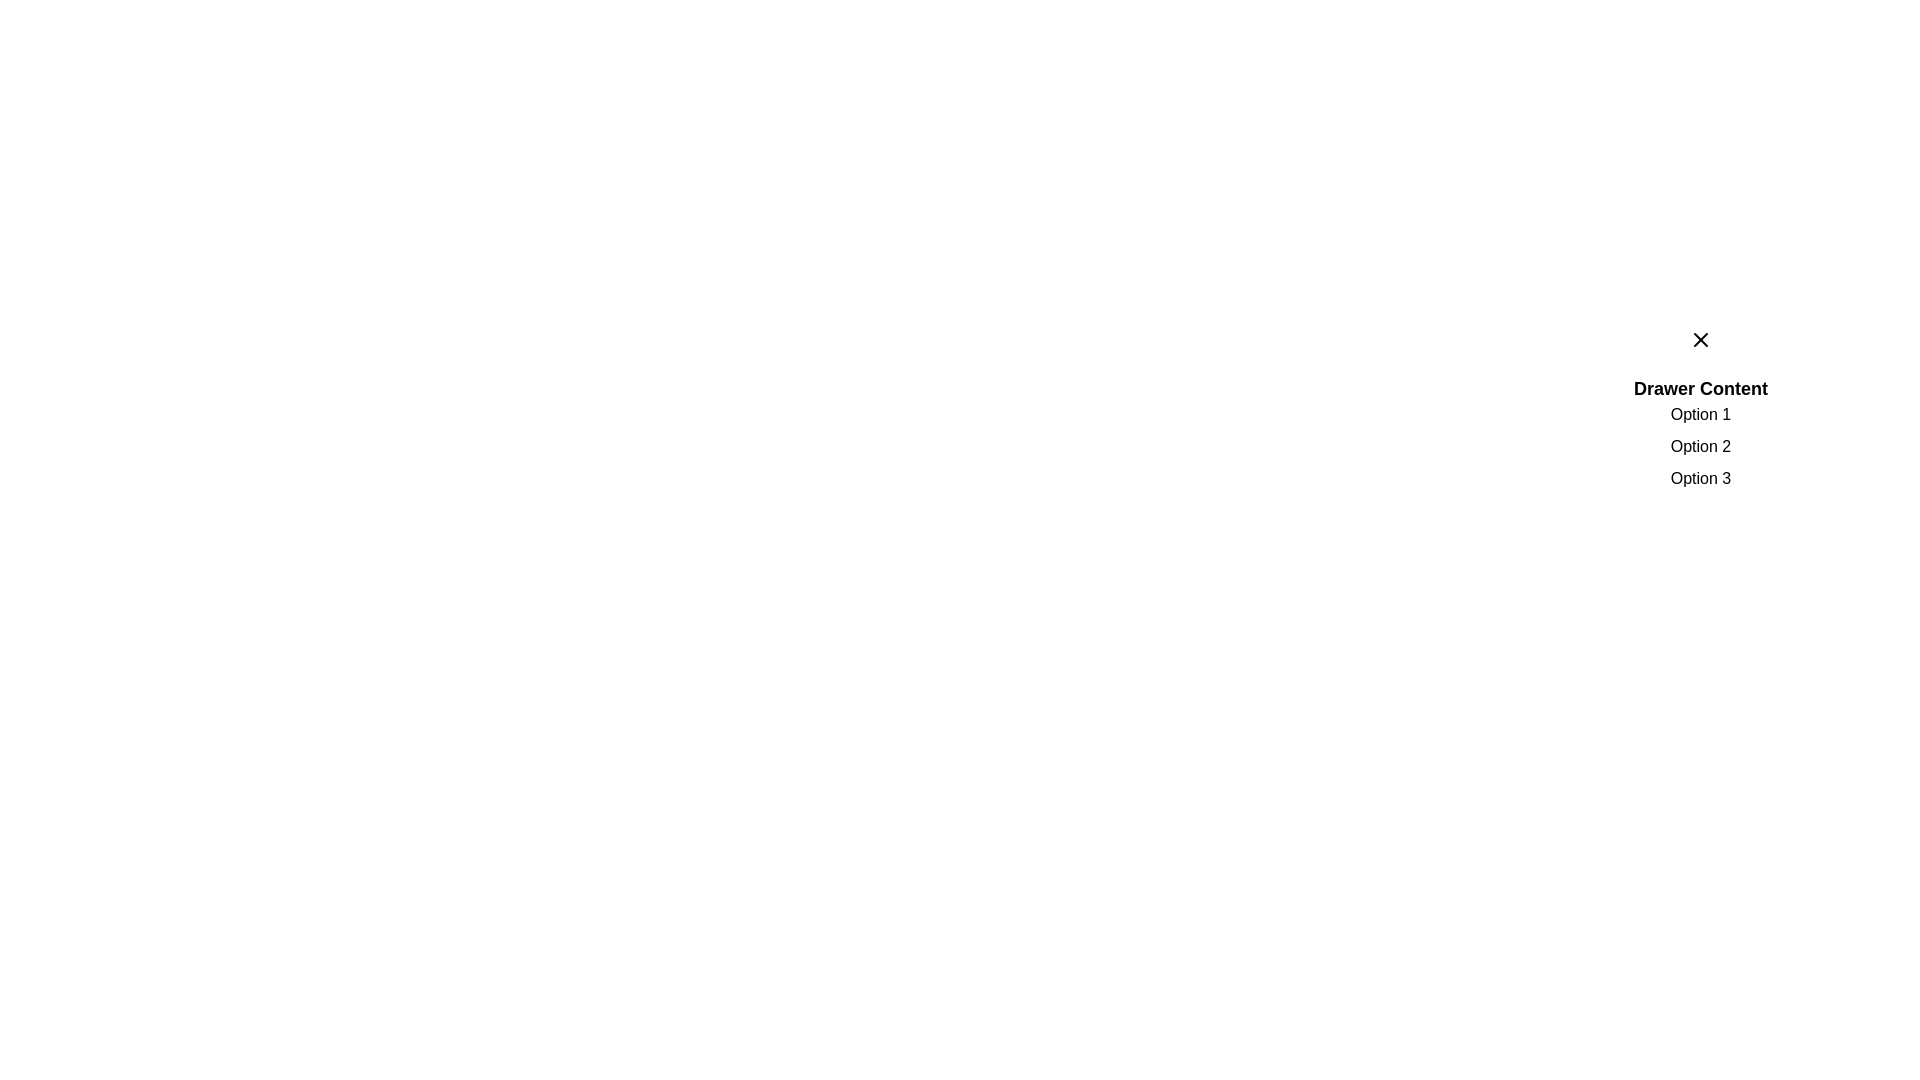  Describe the element at coordinates (1699, 414) in the screenshot. I see `the actionable button labeled 'Option 1' located at the top-right quadrant of the interface, above 'Option 2' and 'Option 3'` at that location.